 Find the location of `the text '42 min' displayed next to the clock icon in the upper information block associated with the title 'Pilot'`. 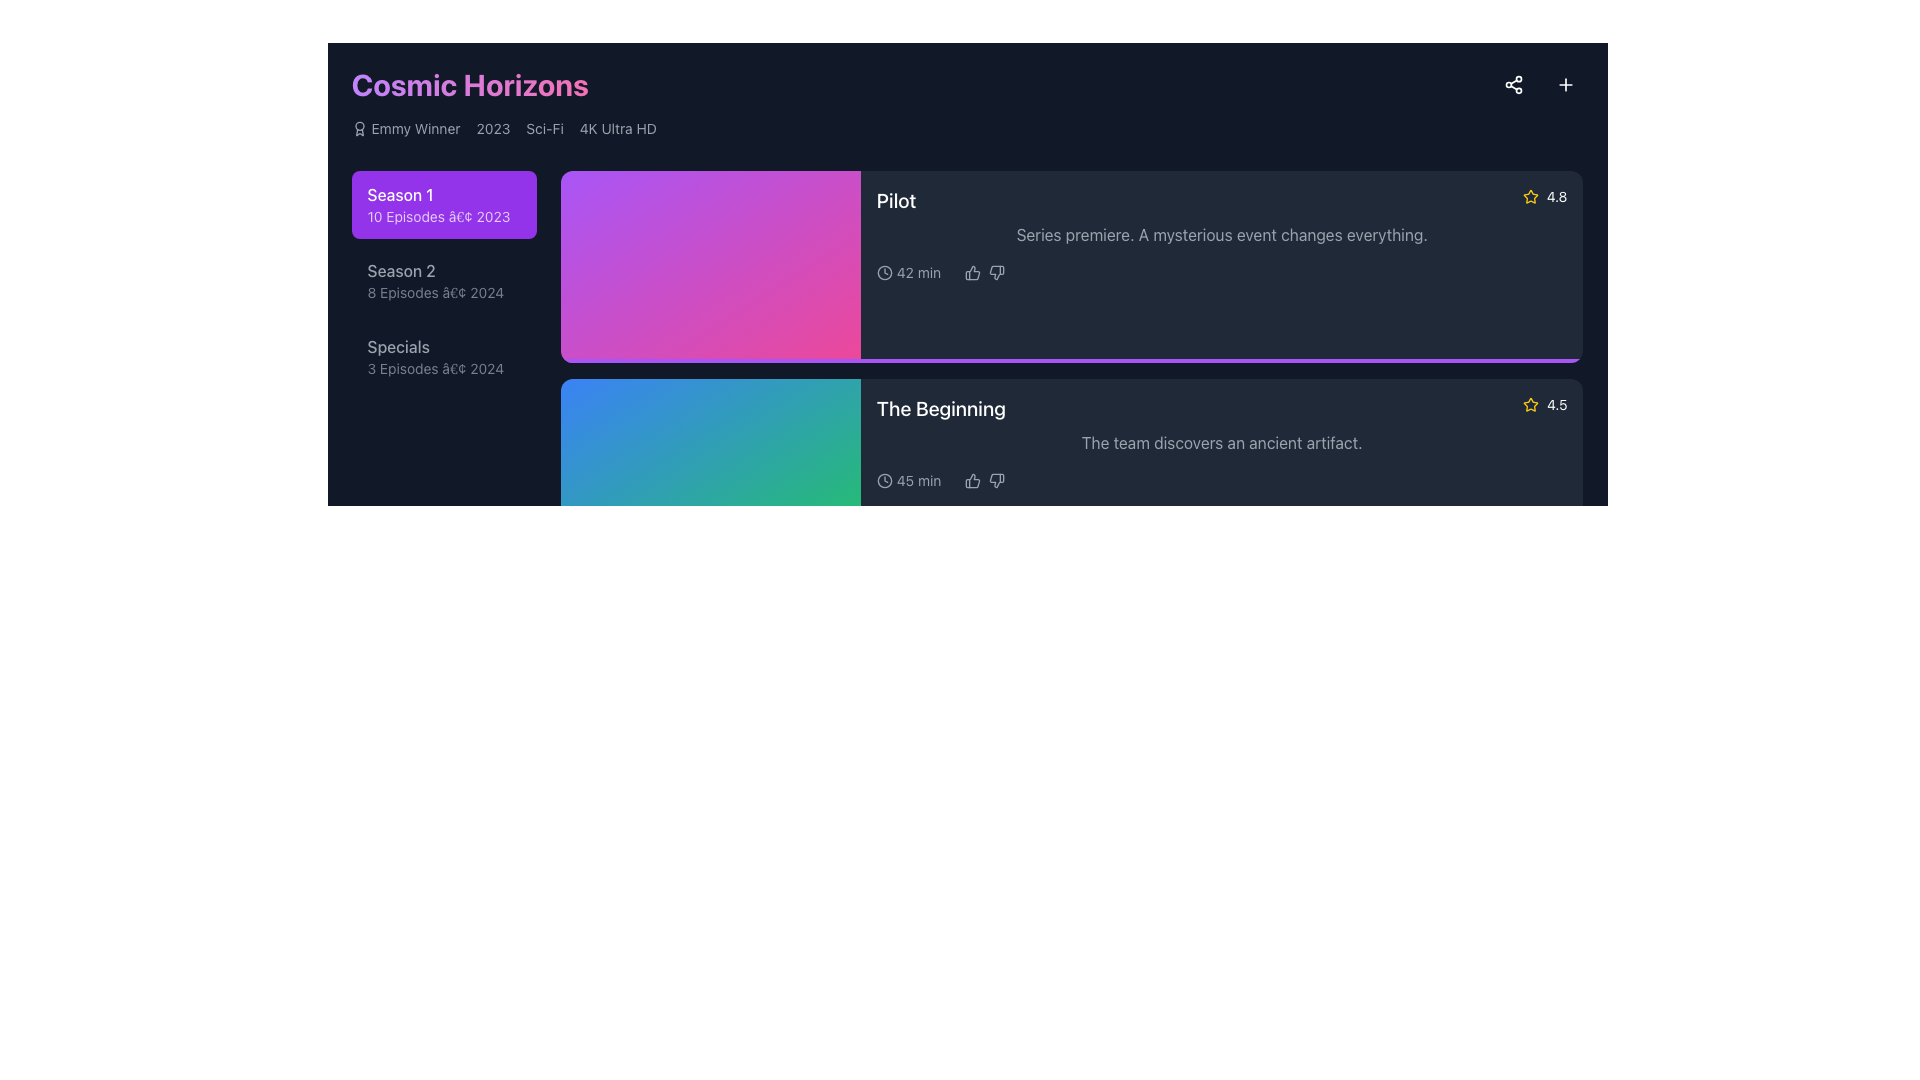

the text '42 min' displayed next to the clock icon in the upper information block associated with the title 'Pilot' is located at coordinates (907, 273).